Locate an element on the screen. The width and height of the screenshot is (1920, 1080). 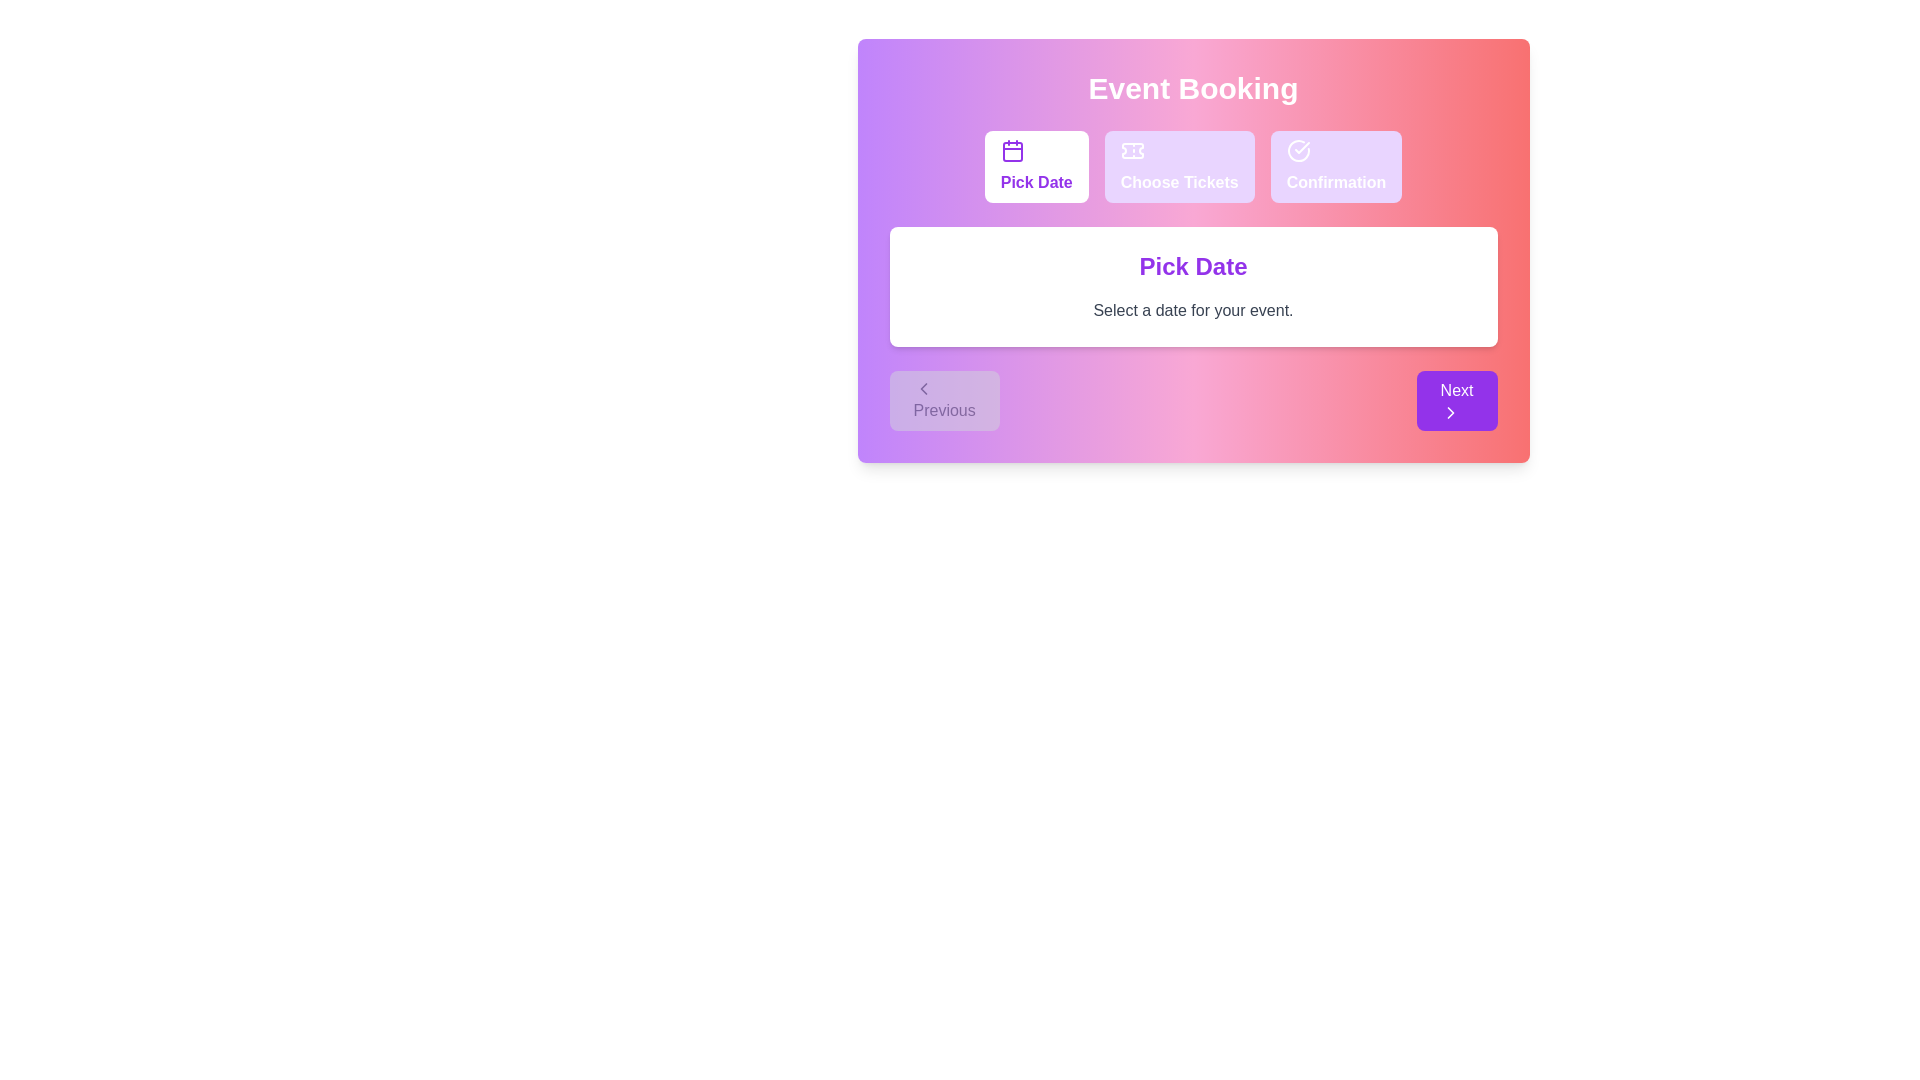
the 'Pick Date' icon, which is the leftmost option in the upper row of options, indicating the feature to select a date for the event is located at coordinates (1012, 149).